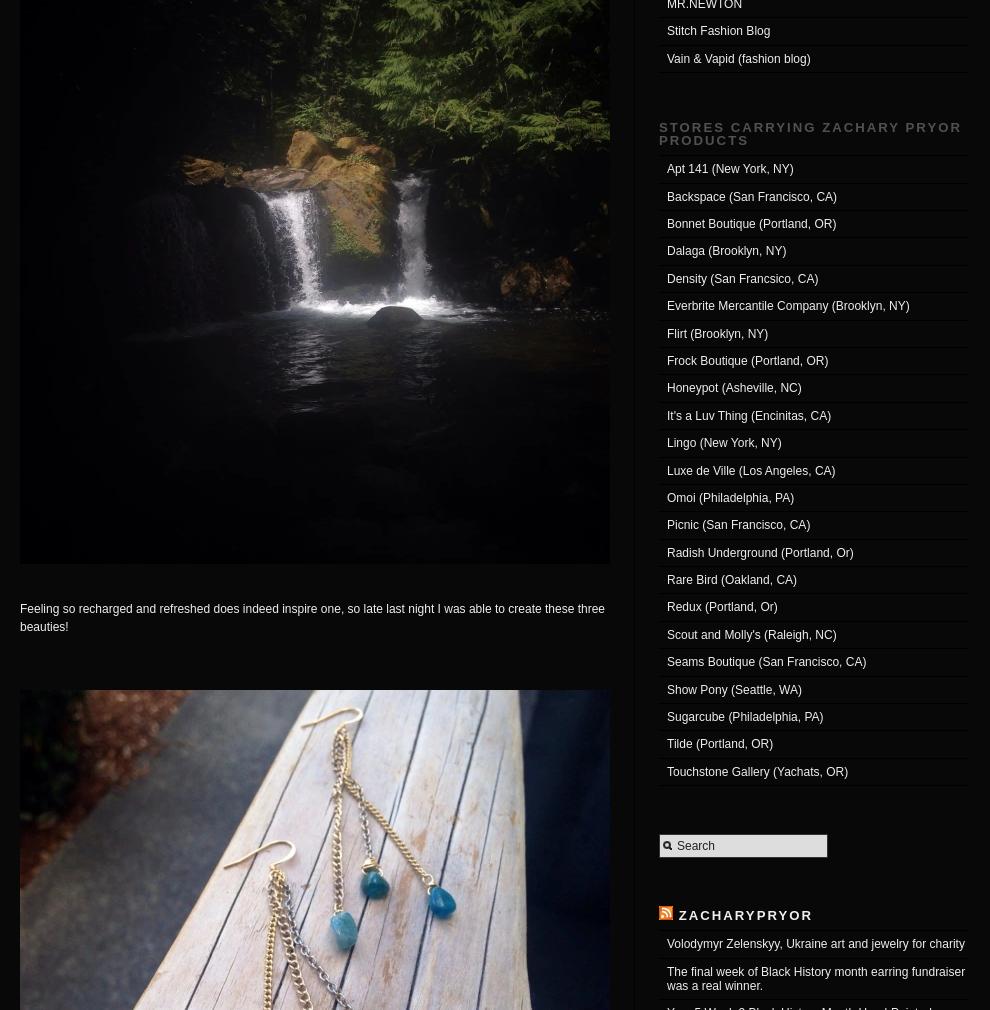 The height and width of the screenshot is (1010, 990). I want to click on 'It's a Luv Thing (Encinitas, CA)', so click(749, 415).